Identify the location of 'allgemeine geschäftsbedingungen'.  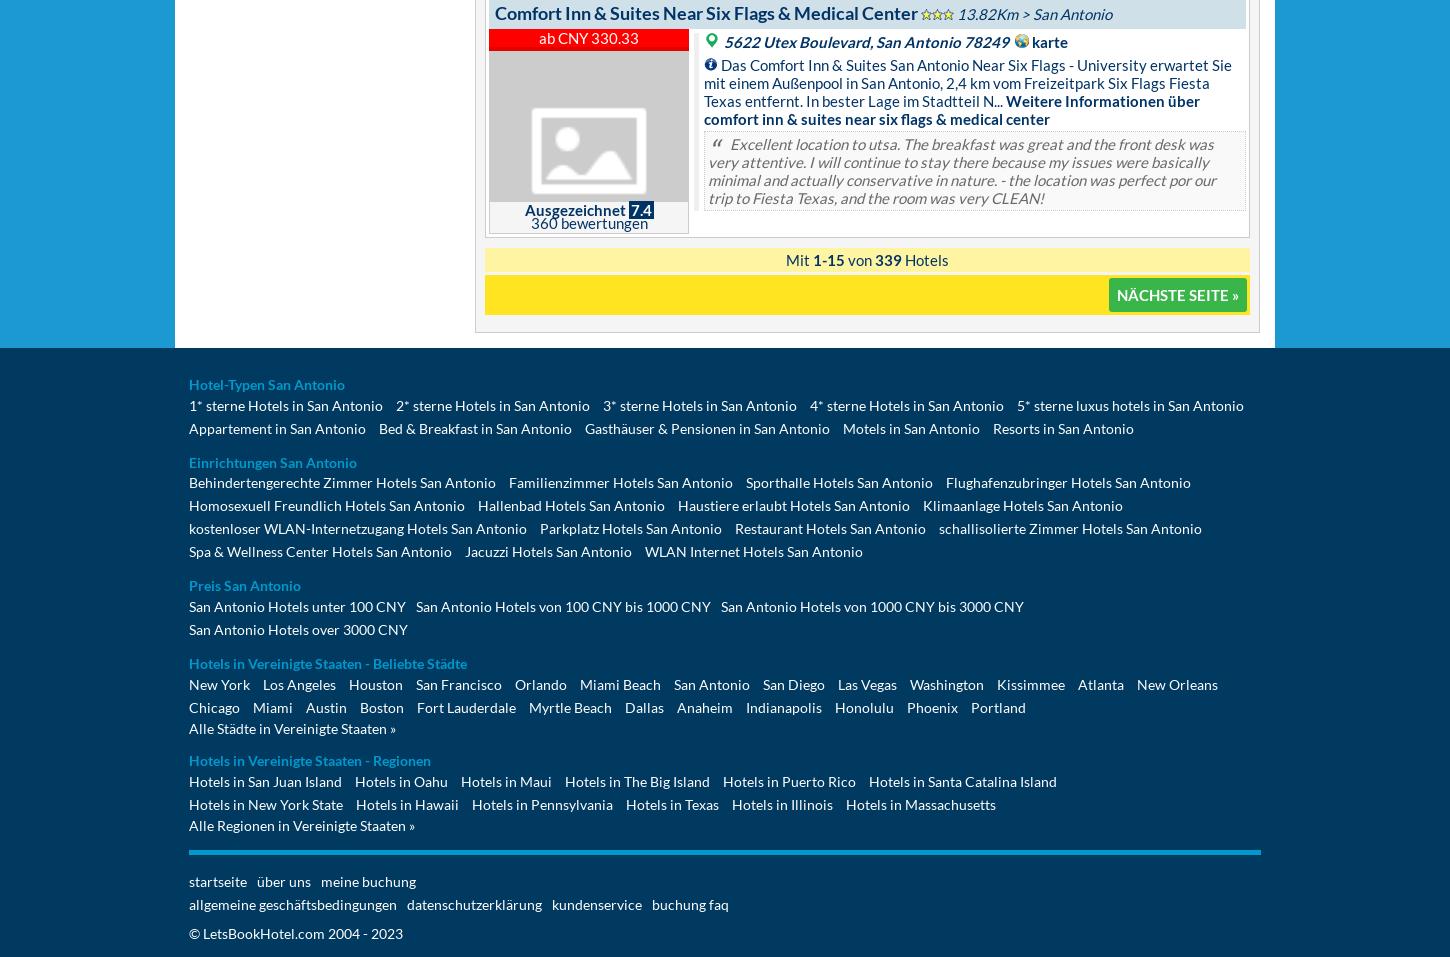
(187, 903).